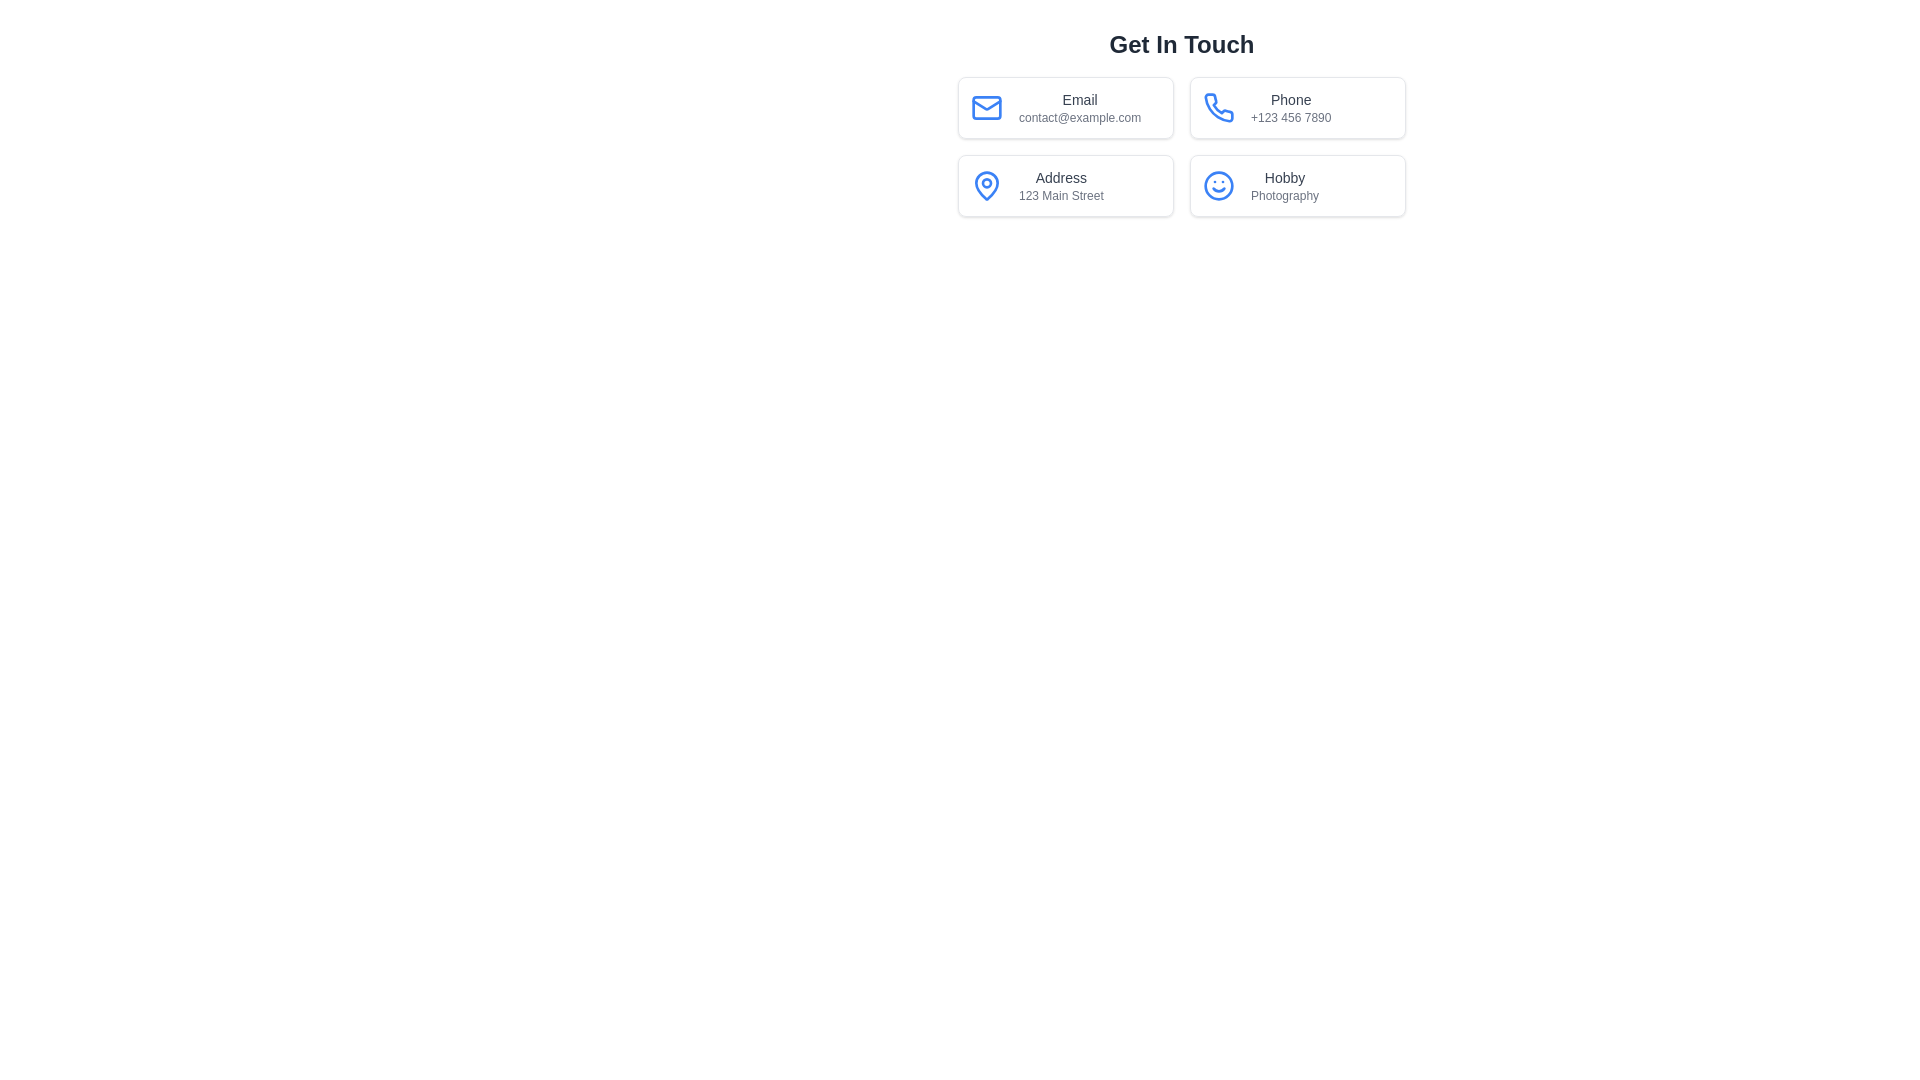 The height and width of the screenshot is (1080, 1920). Describe the element at coordinates (1297, 108) in the screenshot. I see `the phone number displayed on the contact information card, which is the second card in a 2x2 grid layout, located in the top right of the grid` at that location.